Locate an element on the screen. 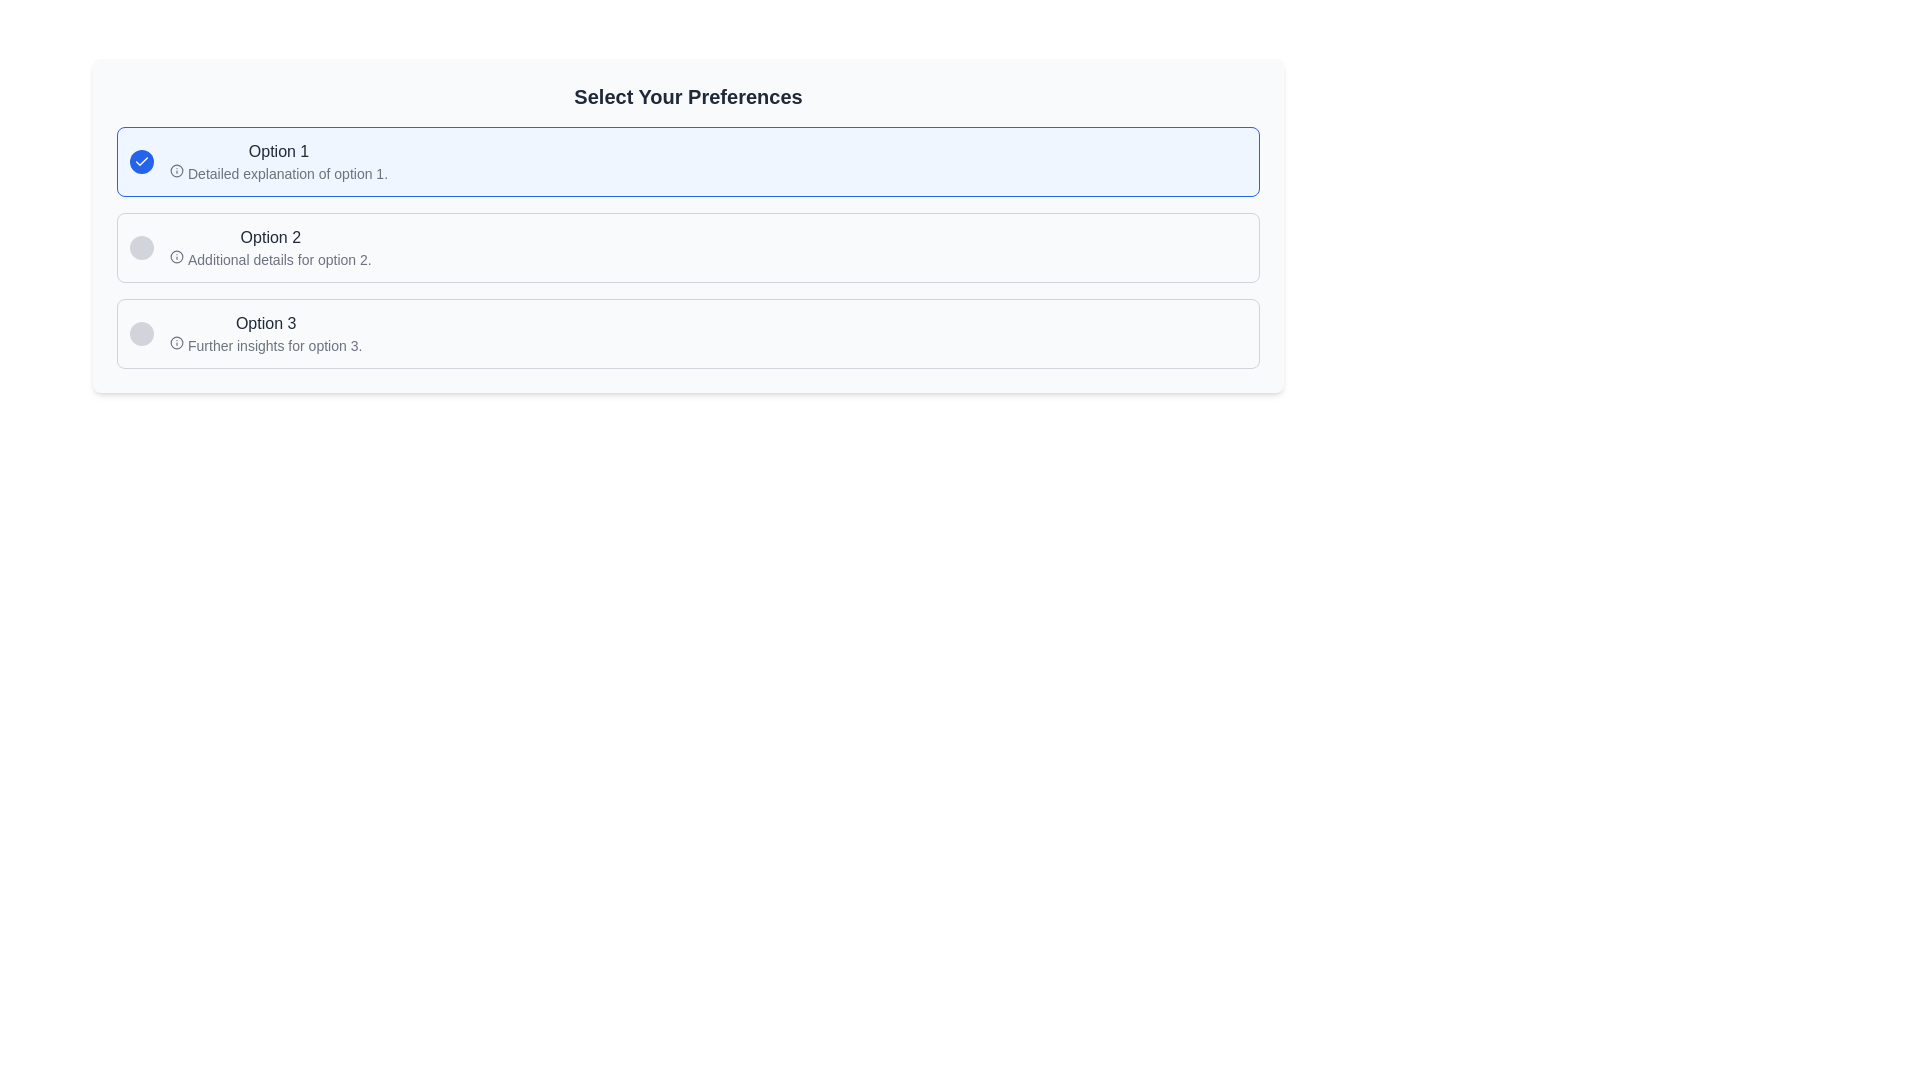 This screenshot has width=1920, height=1080. the selection state of the checkmark icon within the blue circular background, which indicates the selection of 'Option 1' is located at coordinates (141, 161).